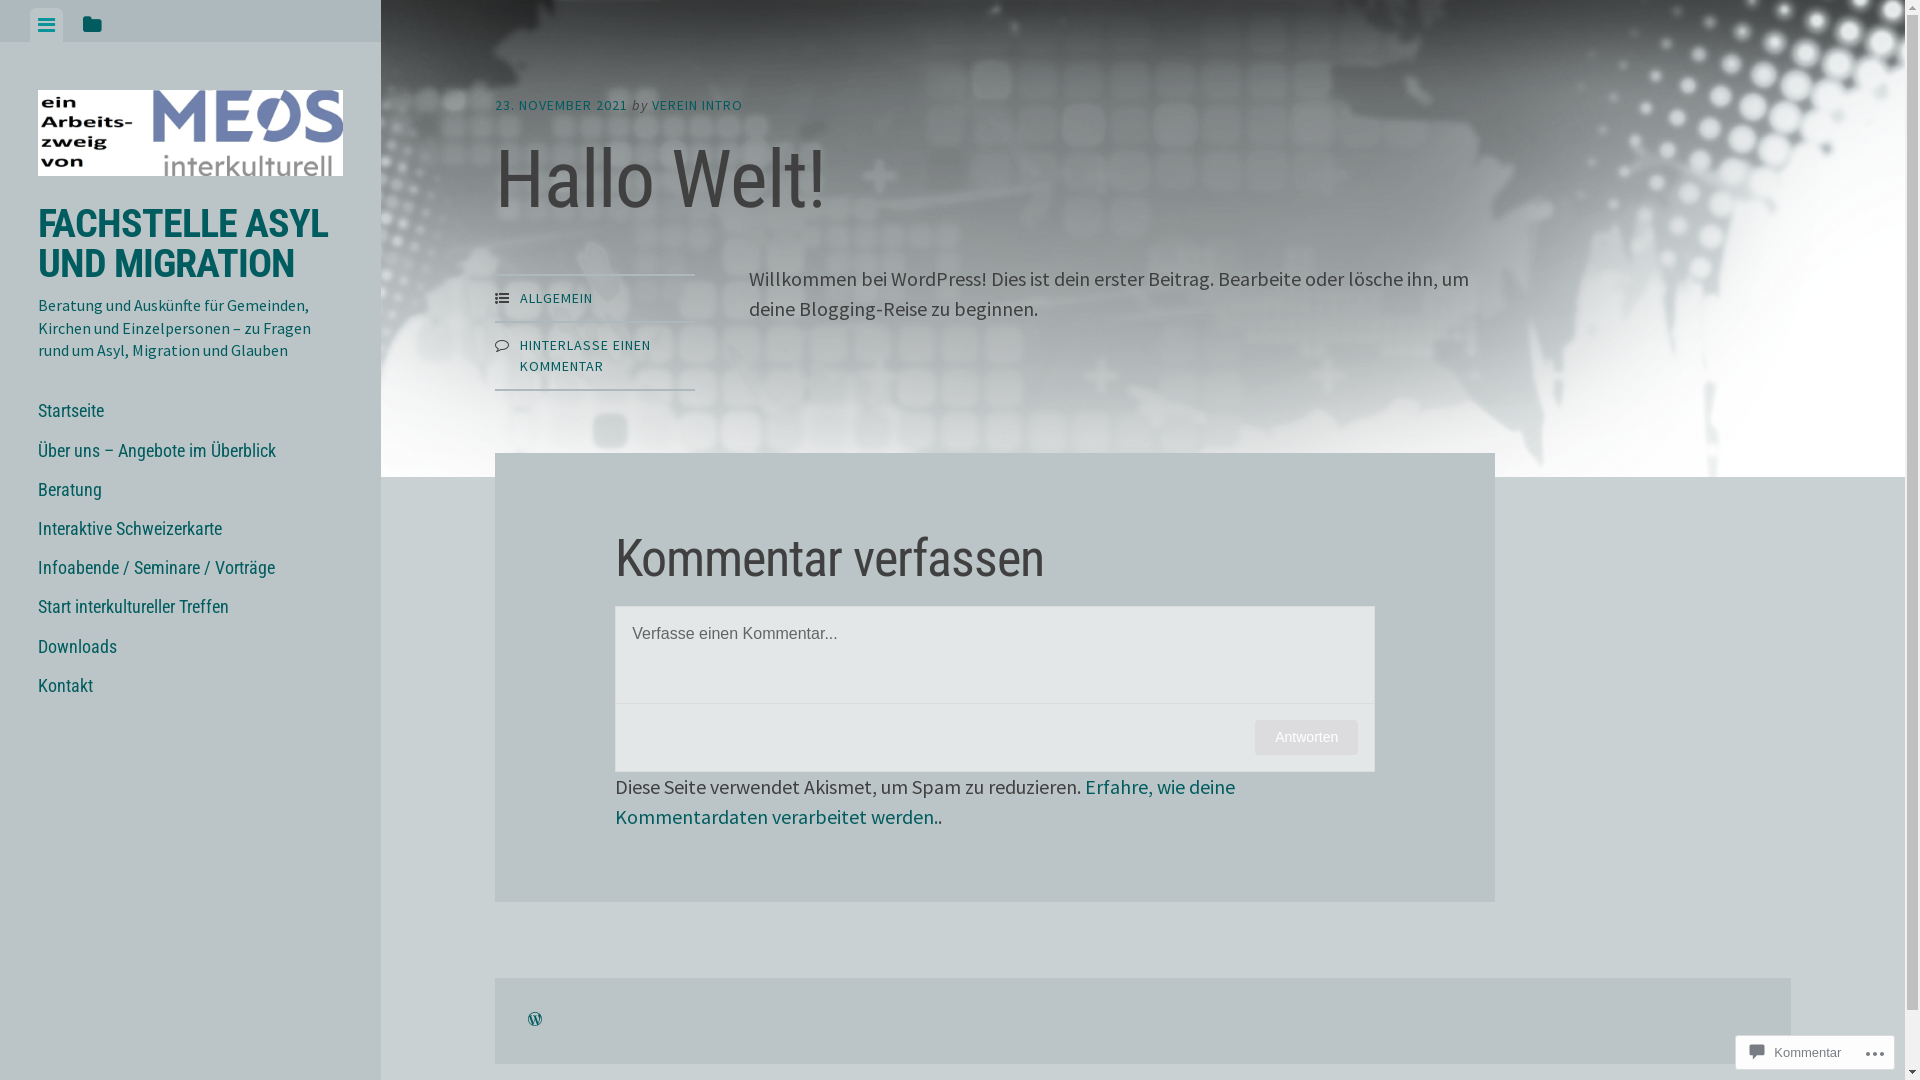 This screenshot has width=1920, height=1080. Describe the element at coordinates (190, 605) in the screenshot. I see `'Start interkultureller Treffen'` at that location.